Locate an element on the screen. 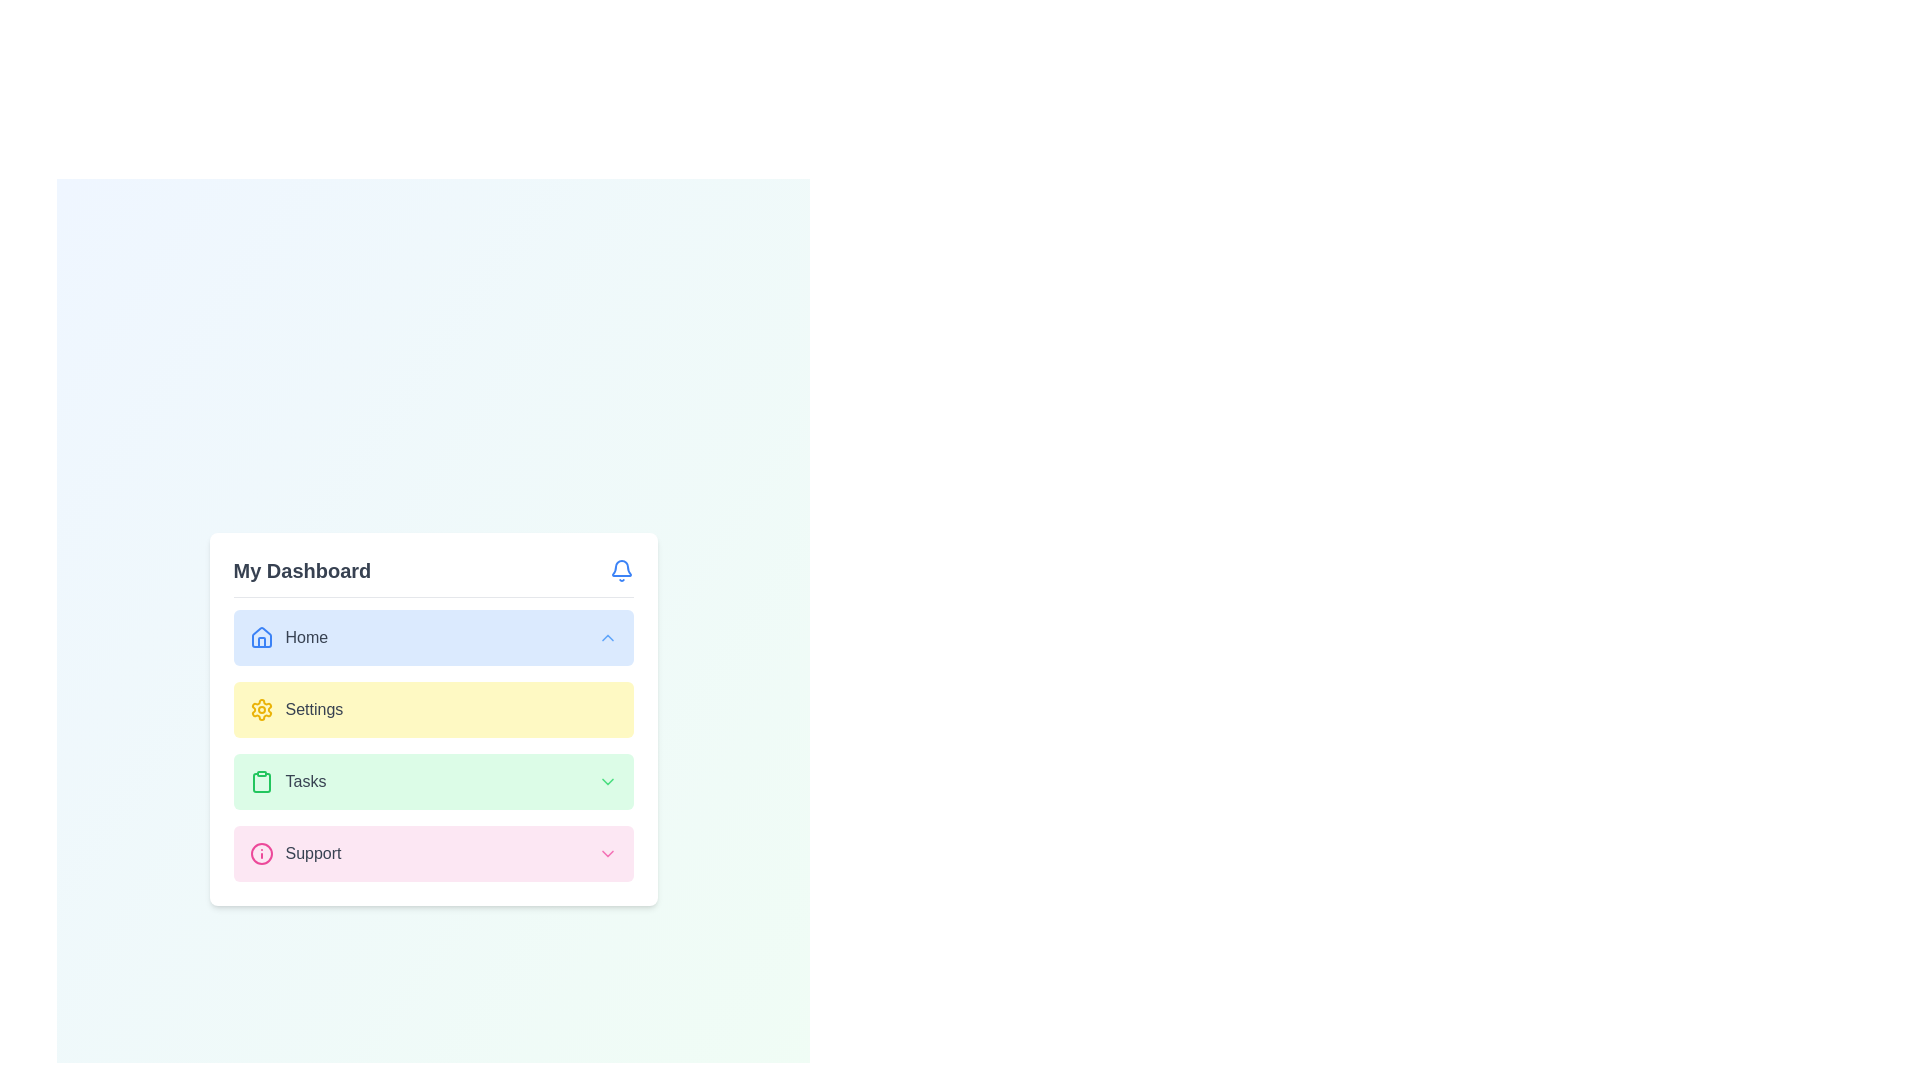 Image resolution: width=1920 pixels, height=1080 pixels. the 'Support' button located beneath the 'Tasks' button in the vertical list of navigation buttons is located at coordinates (432, 853).